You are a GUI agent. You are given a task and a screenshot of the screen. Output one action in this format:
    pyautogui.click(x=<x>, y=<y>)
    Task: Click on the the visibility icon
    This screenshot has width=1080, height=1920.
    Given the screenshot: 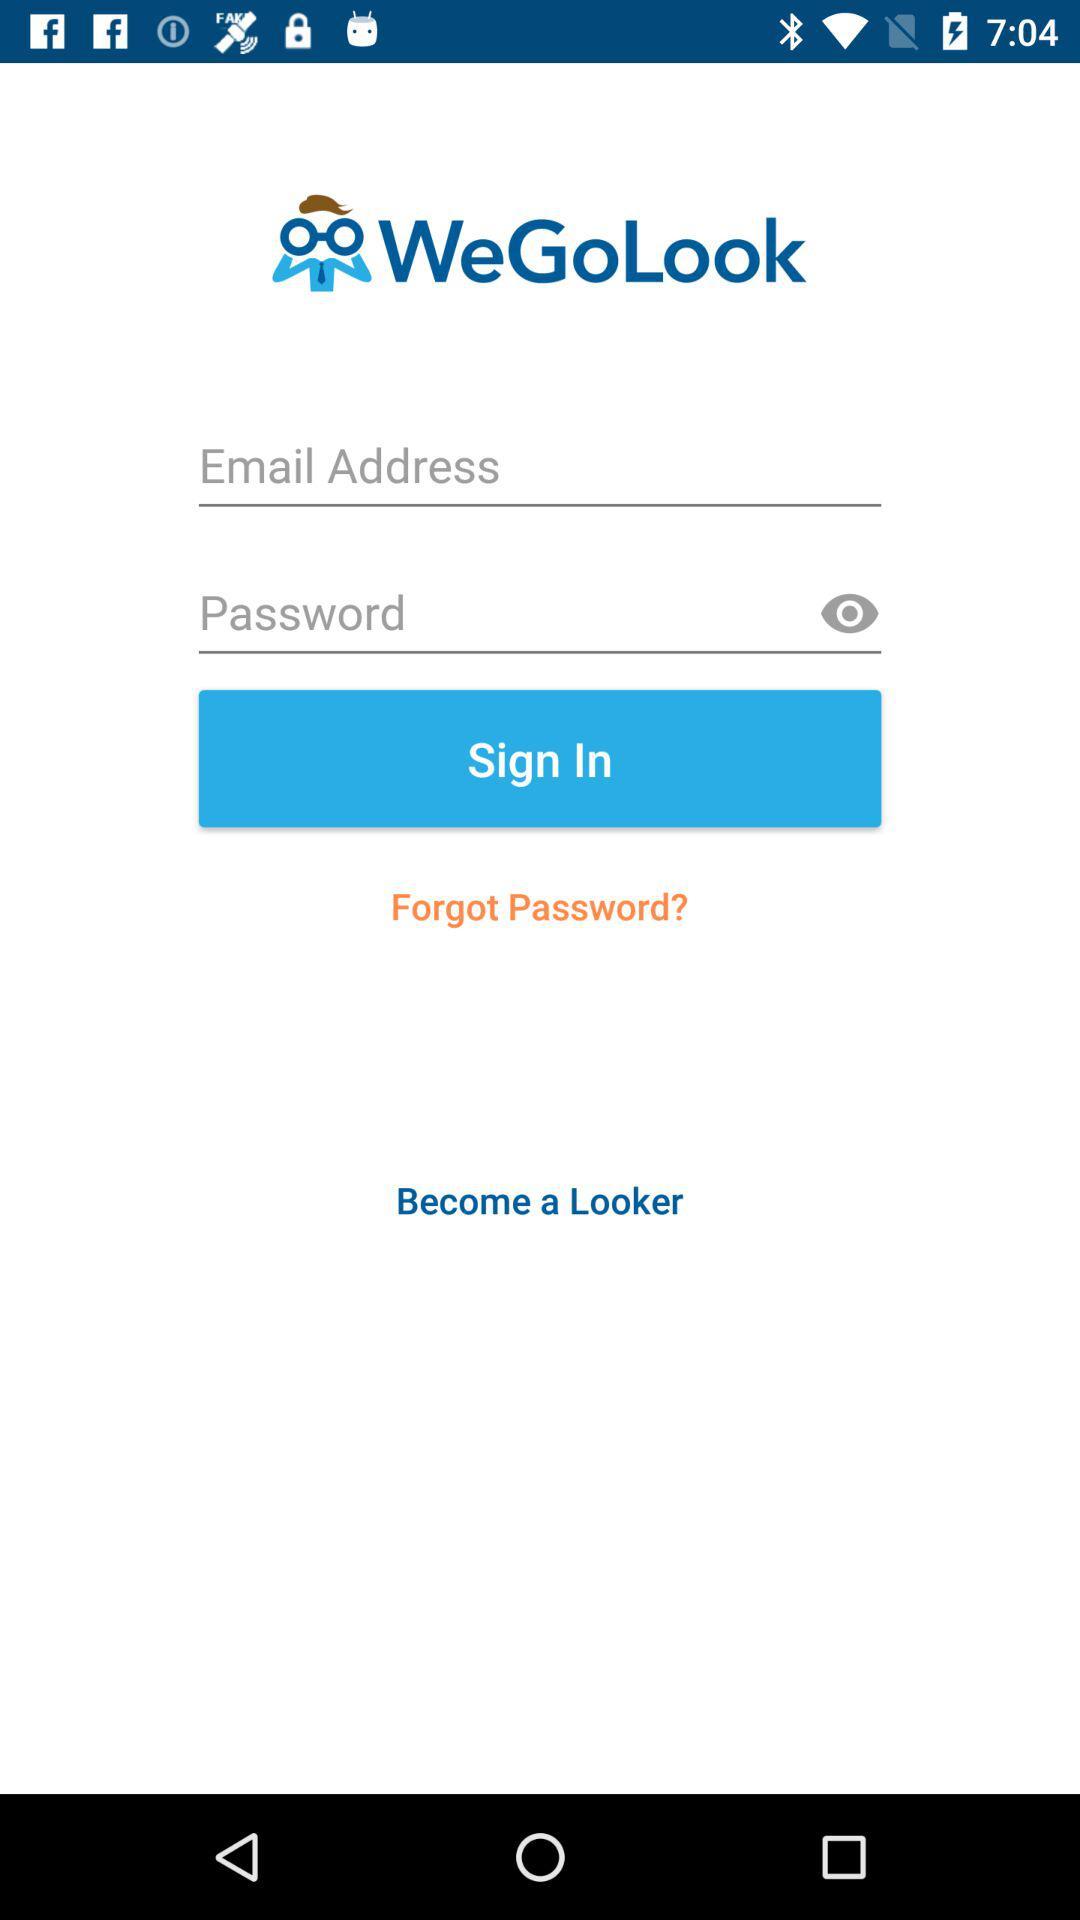 What is the action you would take?
    pyautogui.click(x=849, y=613)
    